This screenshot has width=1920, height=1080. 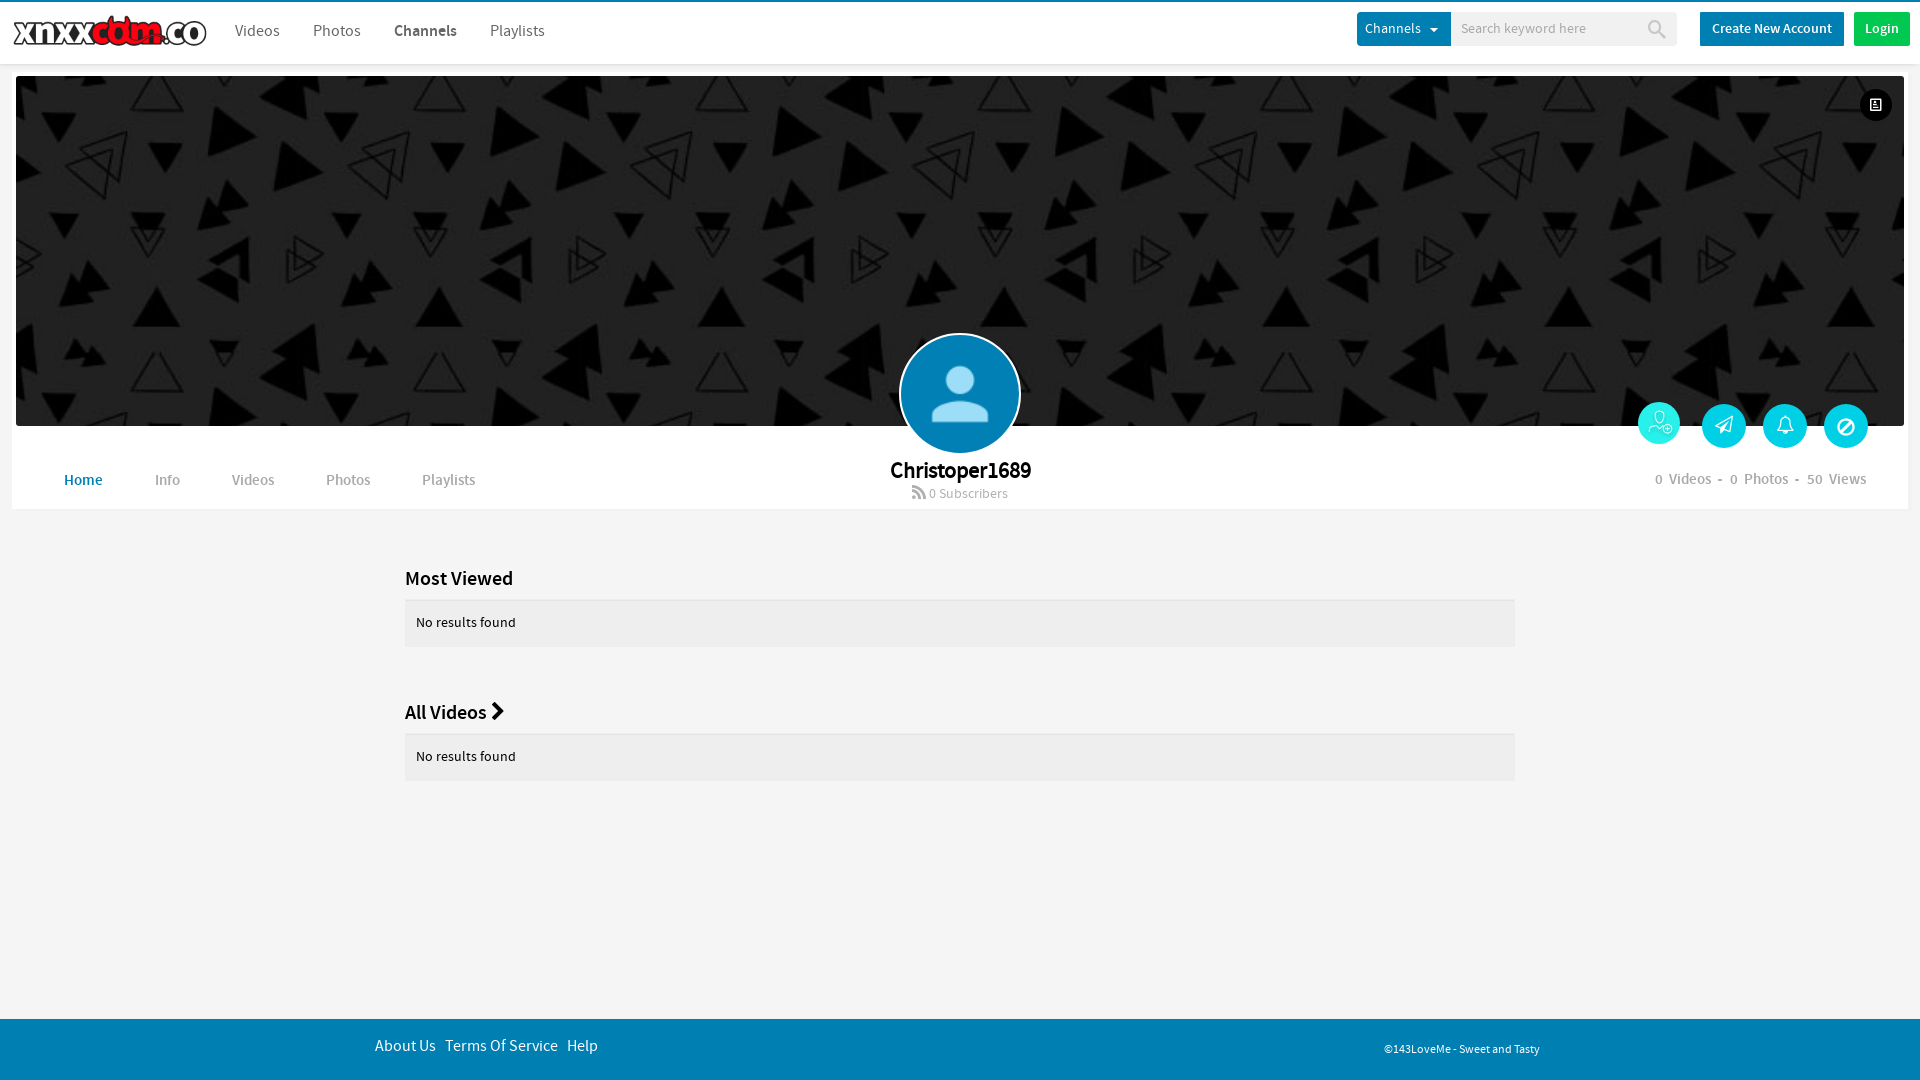 What do you see at coordinates (424, 31) in the screenshot?
I see `'Channels'` at bounding box center [424, 31].